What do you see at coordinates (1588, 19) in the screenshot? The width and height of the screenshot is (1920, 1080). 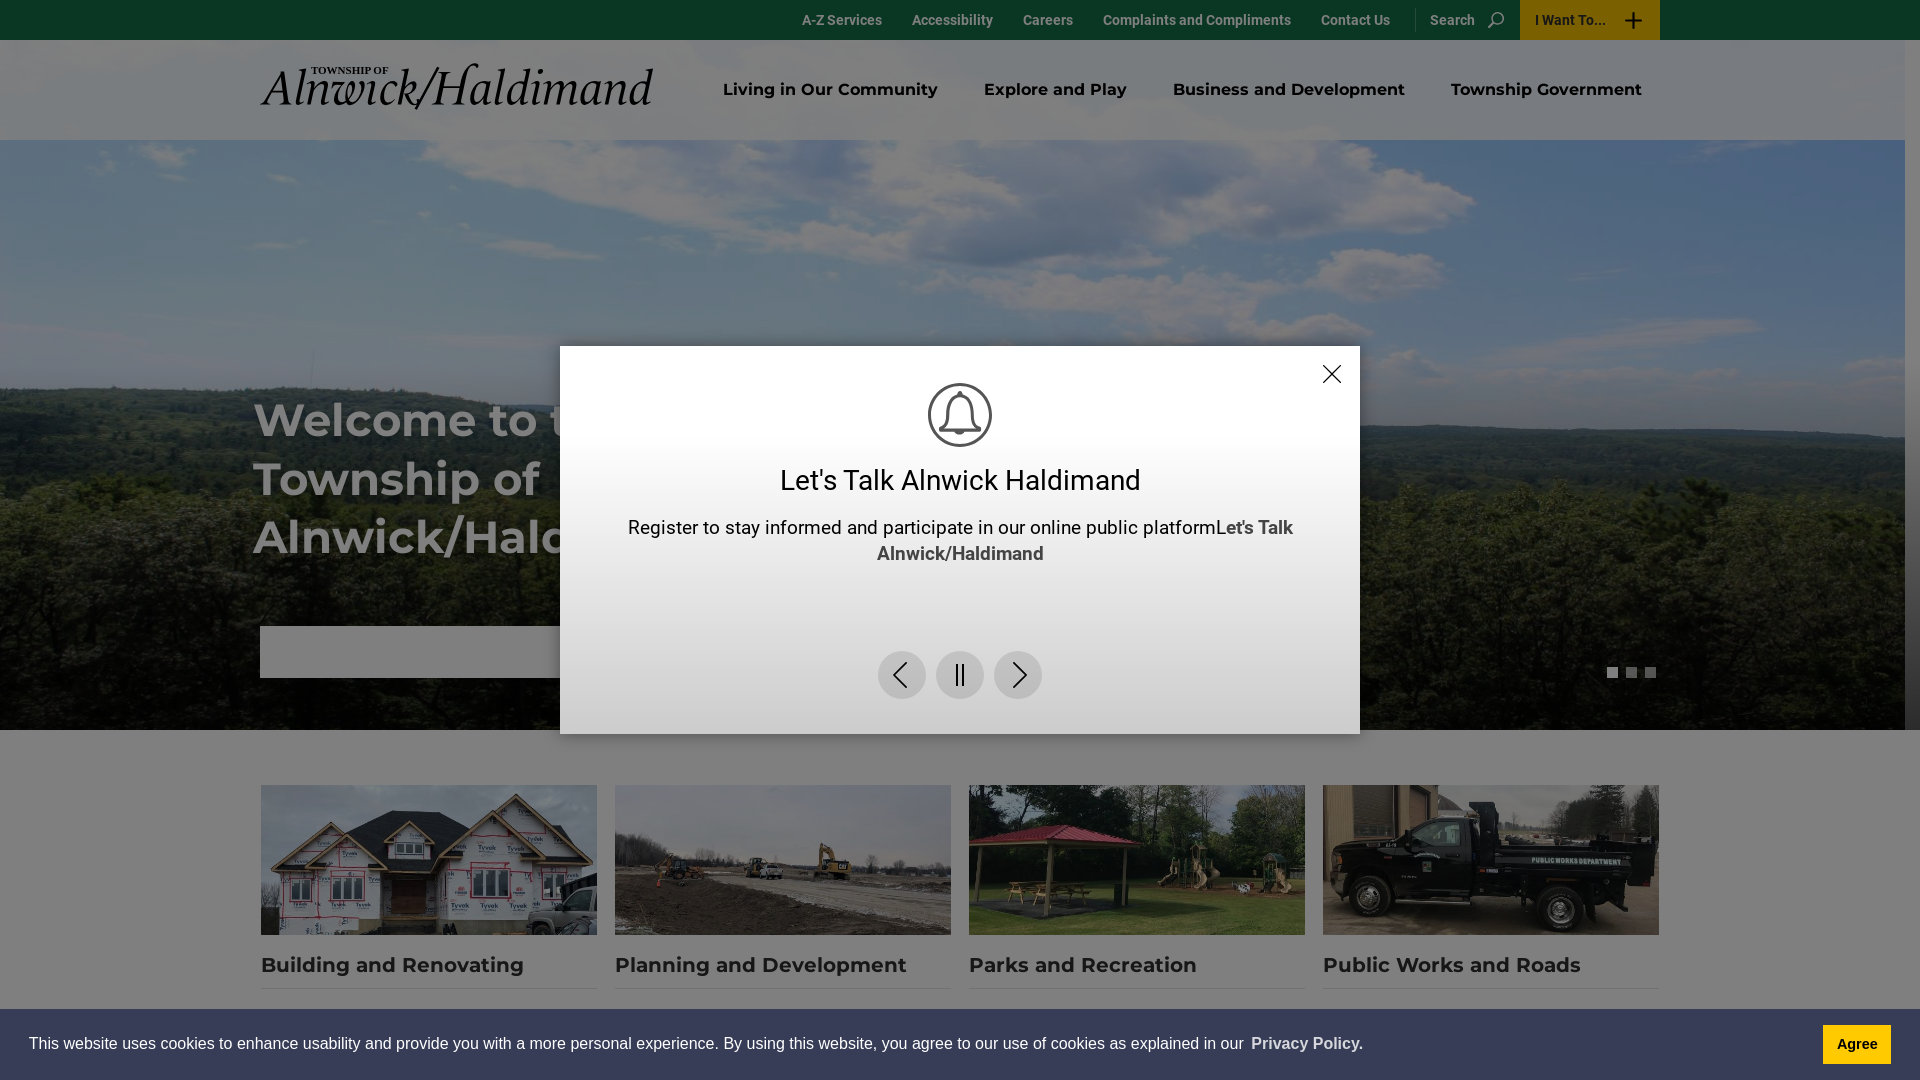 I see `'I Want To...'` at bounding box center [1588, 19].